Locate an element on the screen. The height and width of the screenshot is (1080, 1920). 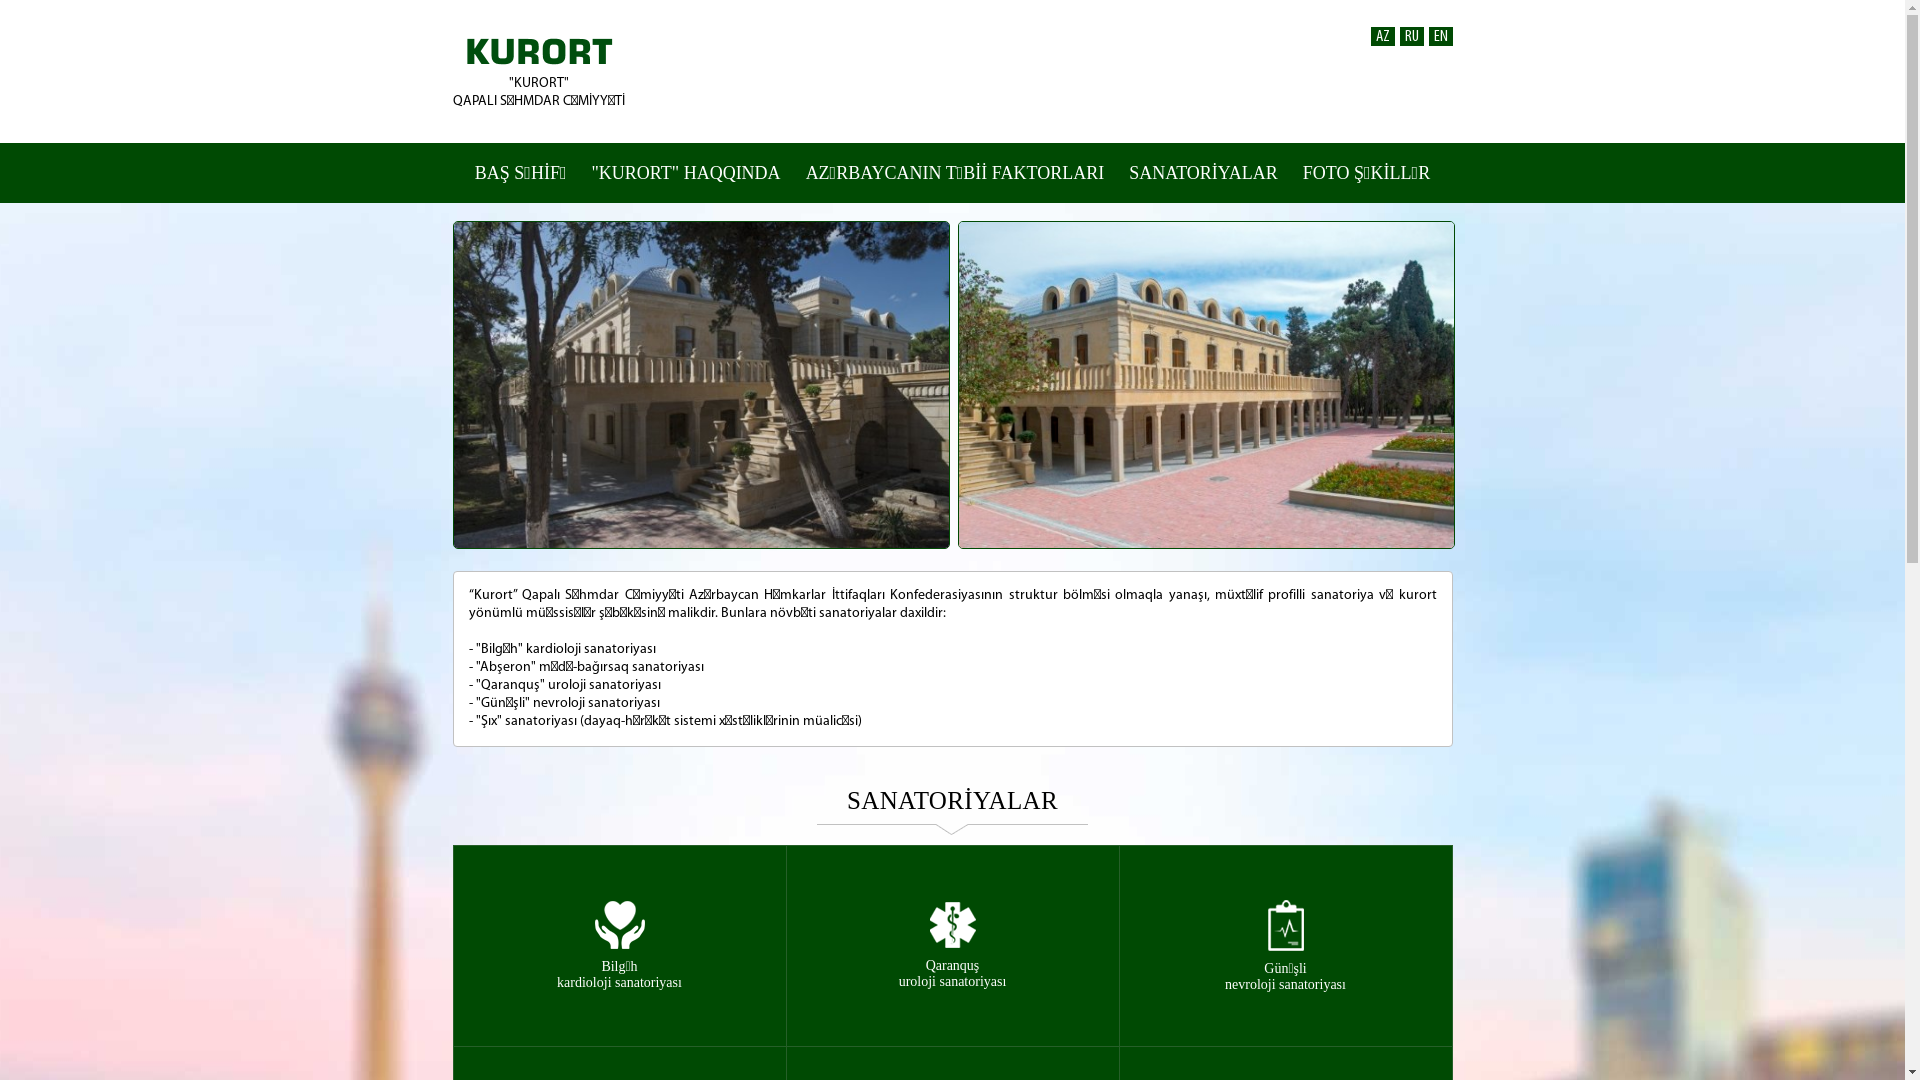
'"KURORT" HAQQINDA' is located at coordinates (686, 172).